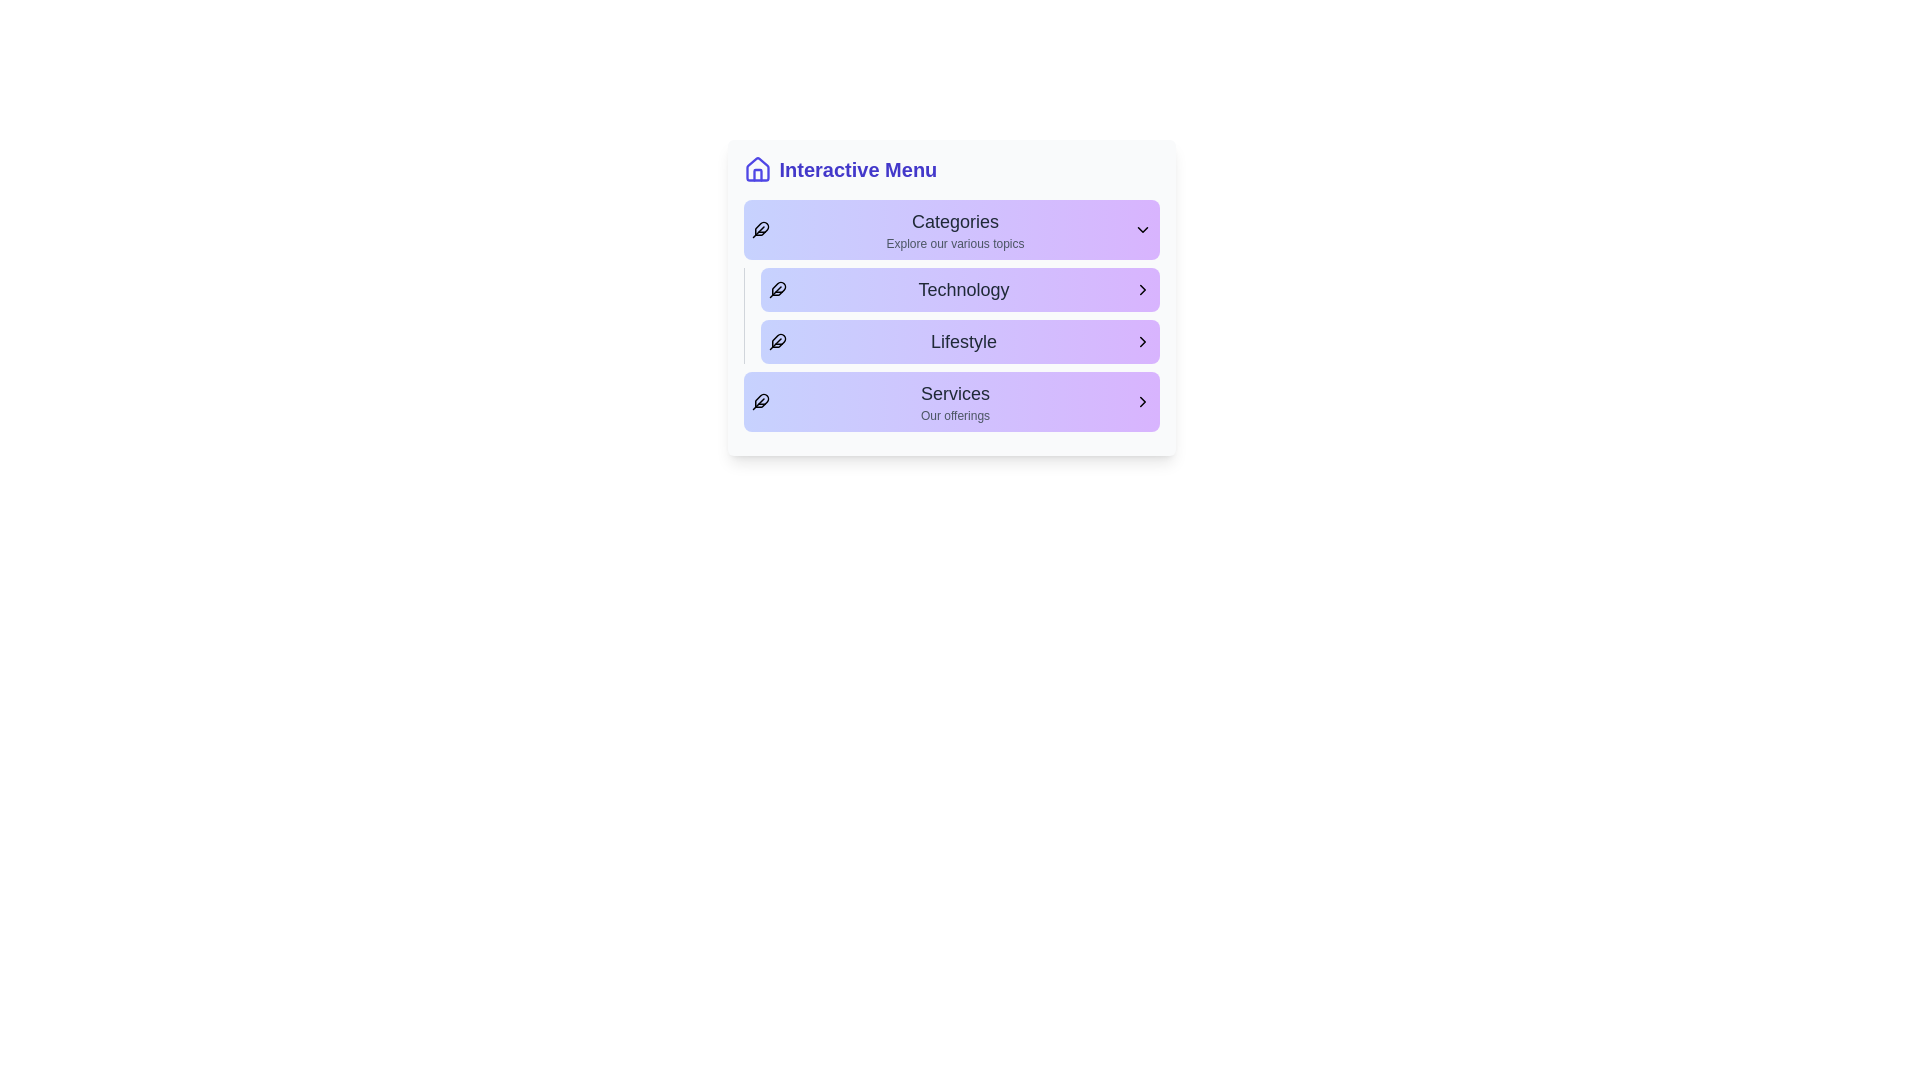 Image resolution: width=1920 pixels, height=1080 pixels. I want to click on the visual significance of the 'Categories' icon located at the topmost row of the menu panel, serving as a leading indicator for the 'Categories' section, so click(760, 227).